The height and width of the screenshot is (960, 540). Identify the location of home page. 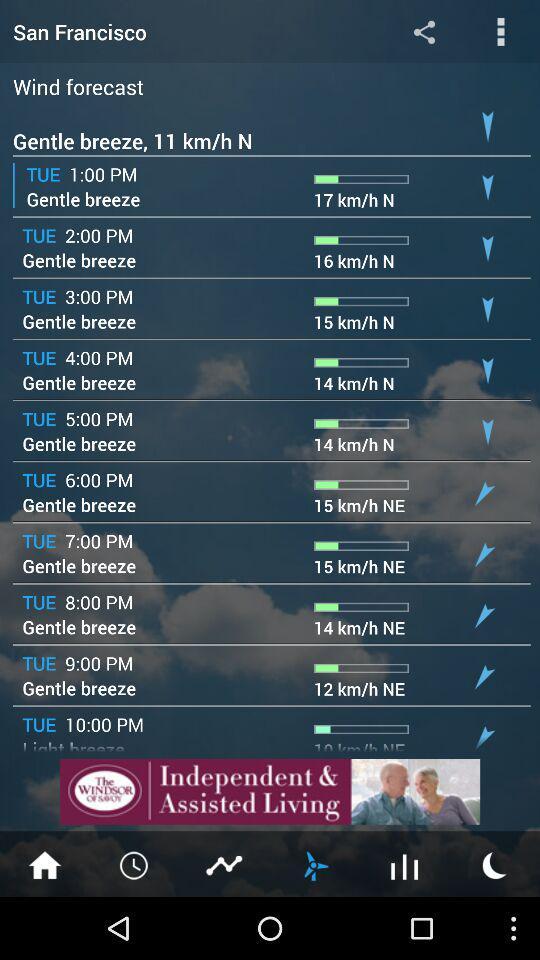
(44, 863).